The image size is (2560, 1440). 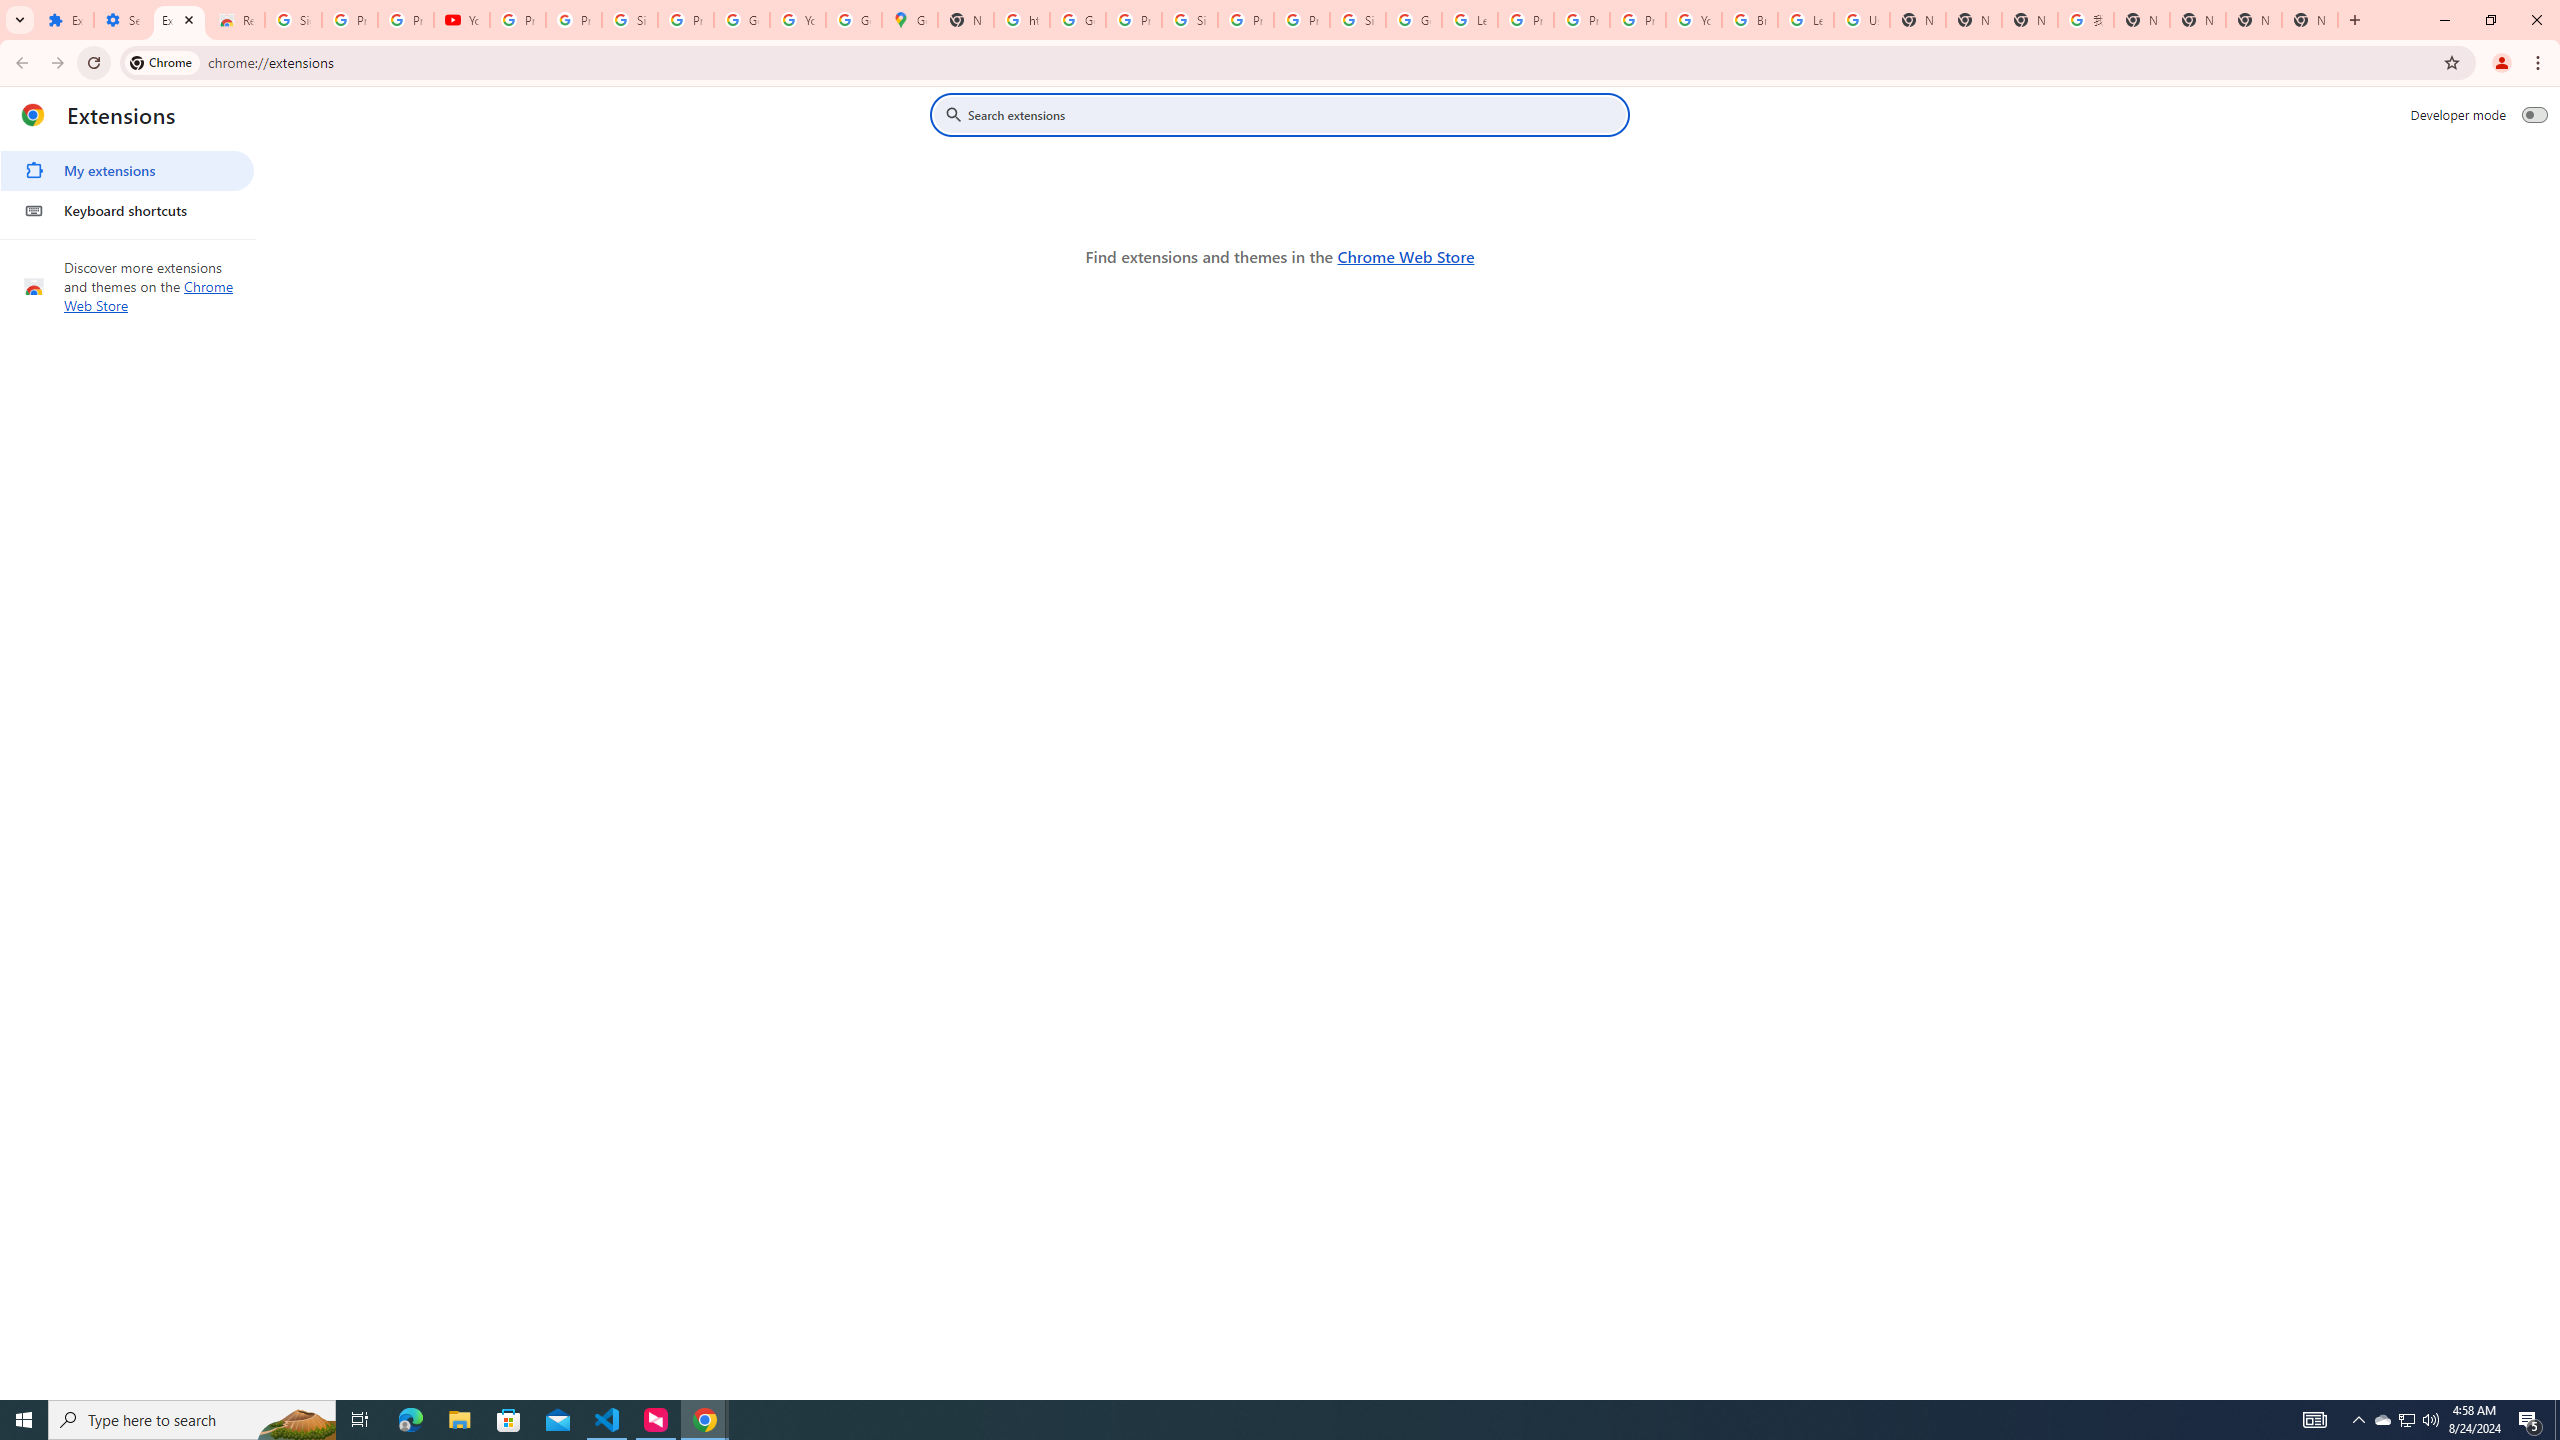 What do you see at coordinates (126, 171) in the screenshot?
I see `'My extensions'` at bounding box center [126, 171].